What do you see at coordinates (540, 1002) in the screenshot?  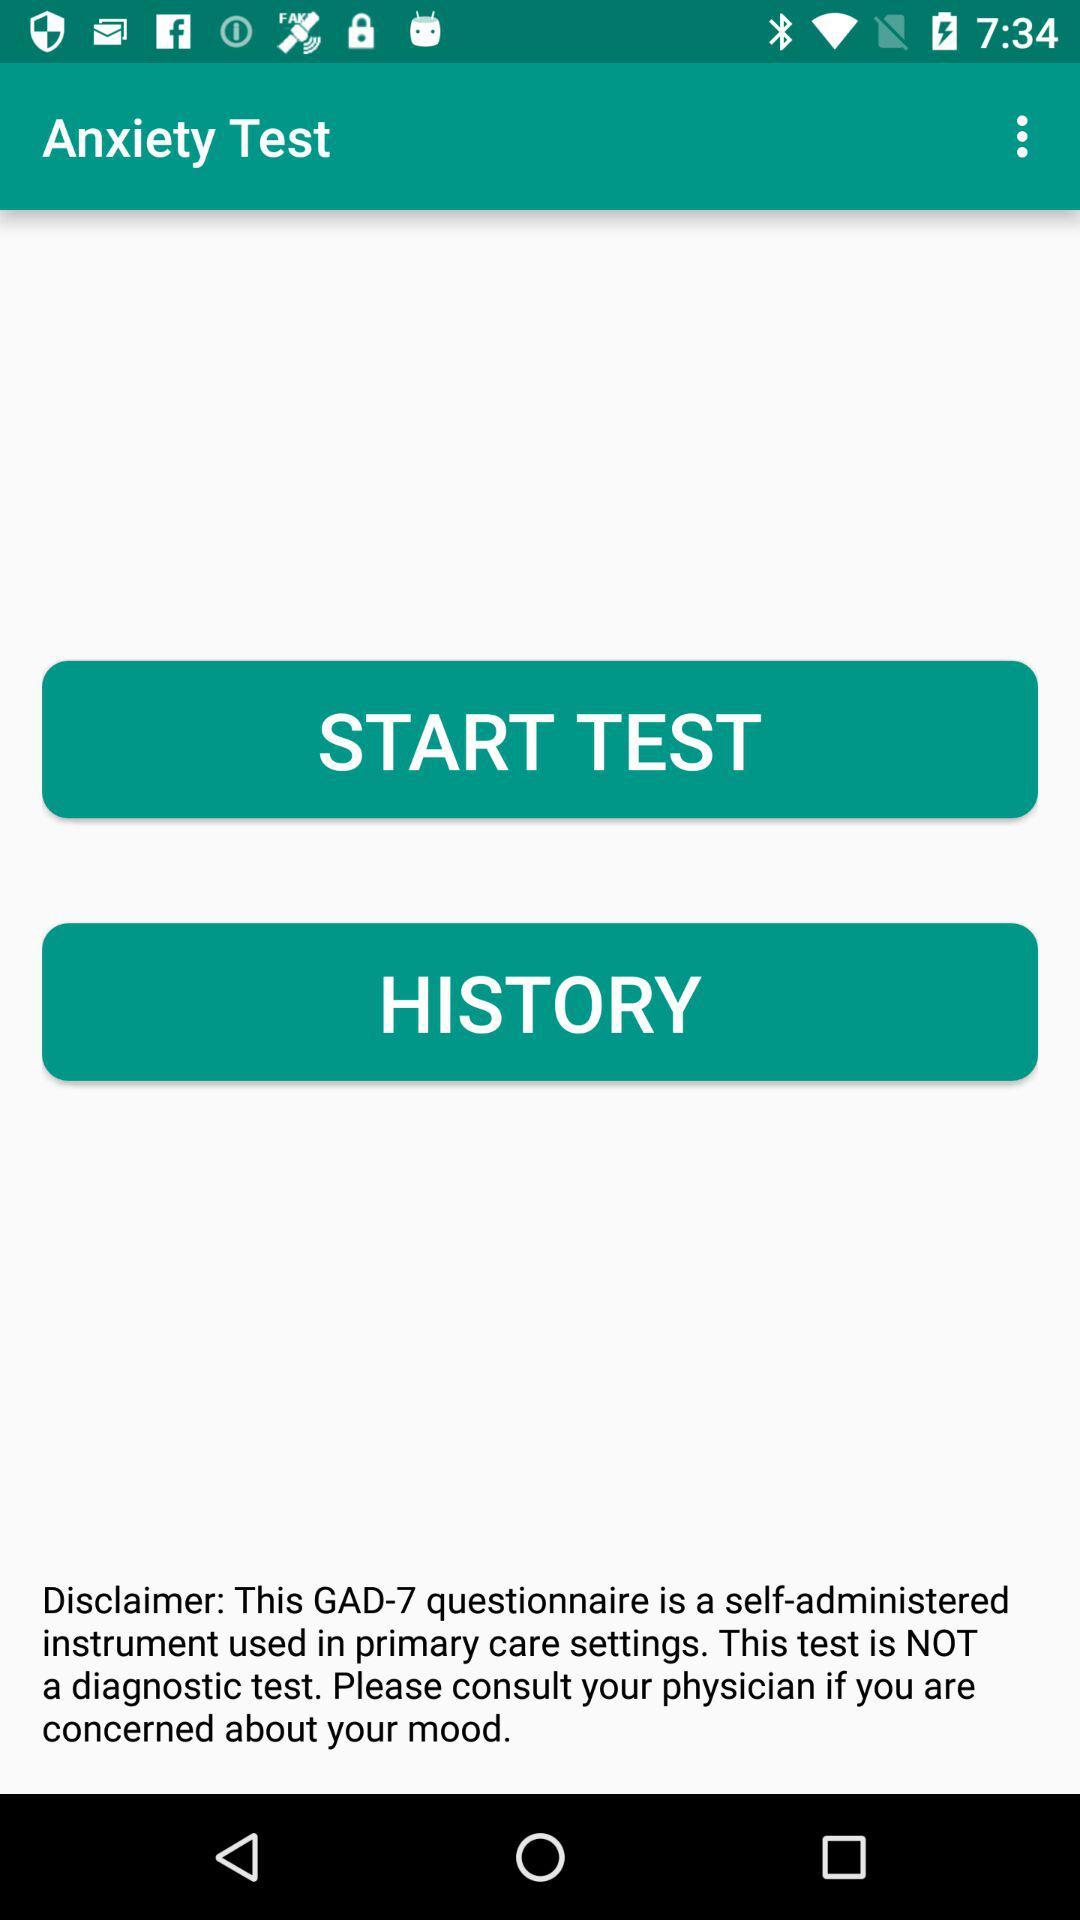 I see `the history icon` at bounding box center [540, 1002].